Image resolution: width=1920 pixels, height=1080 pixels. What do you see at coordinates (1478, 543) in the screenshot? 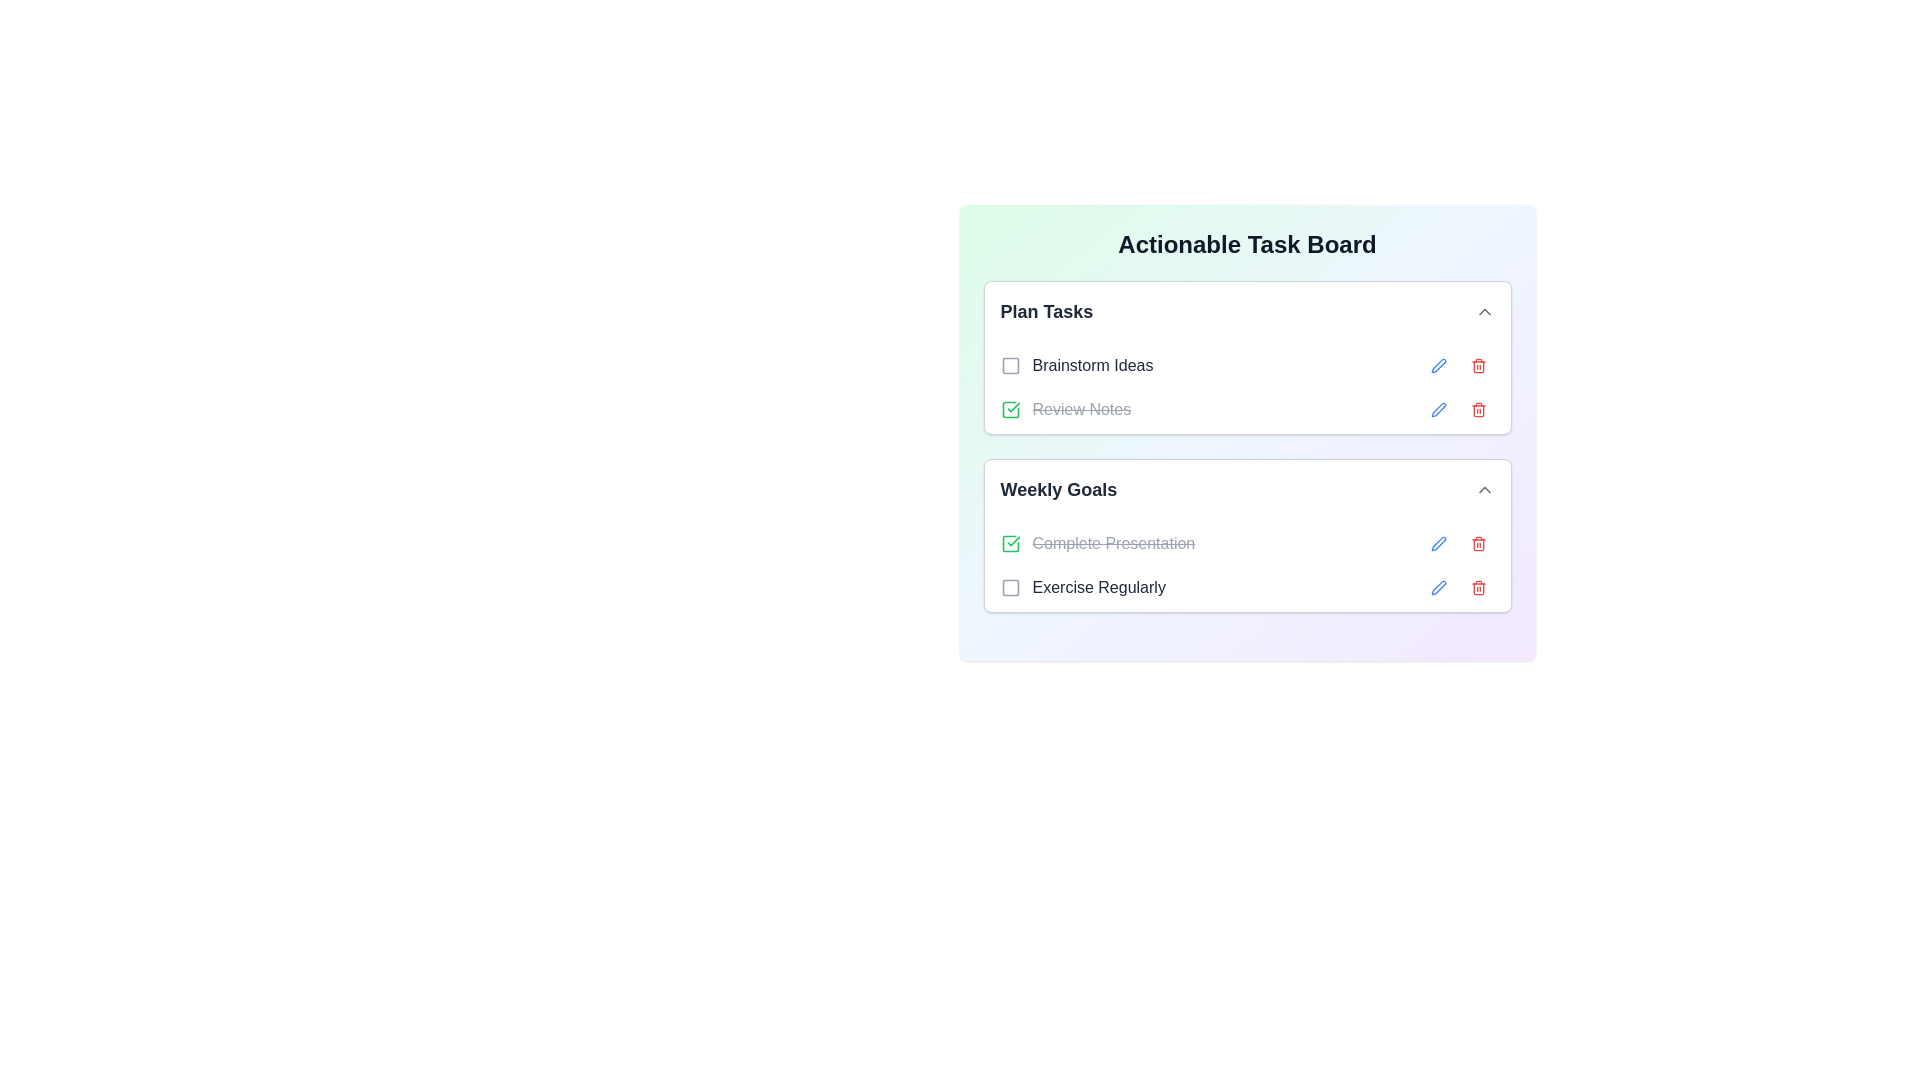
I see `the deletion button located at the far right of the three interactive elements in the 'Weekly Goals' task list` at bounding box center [1478, 543].